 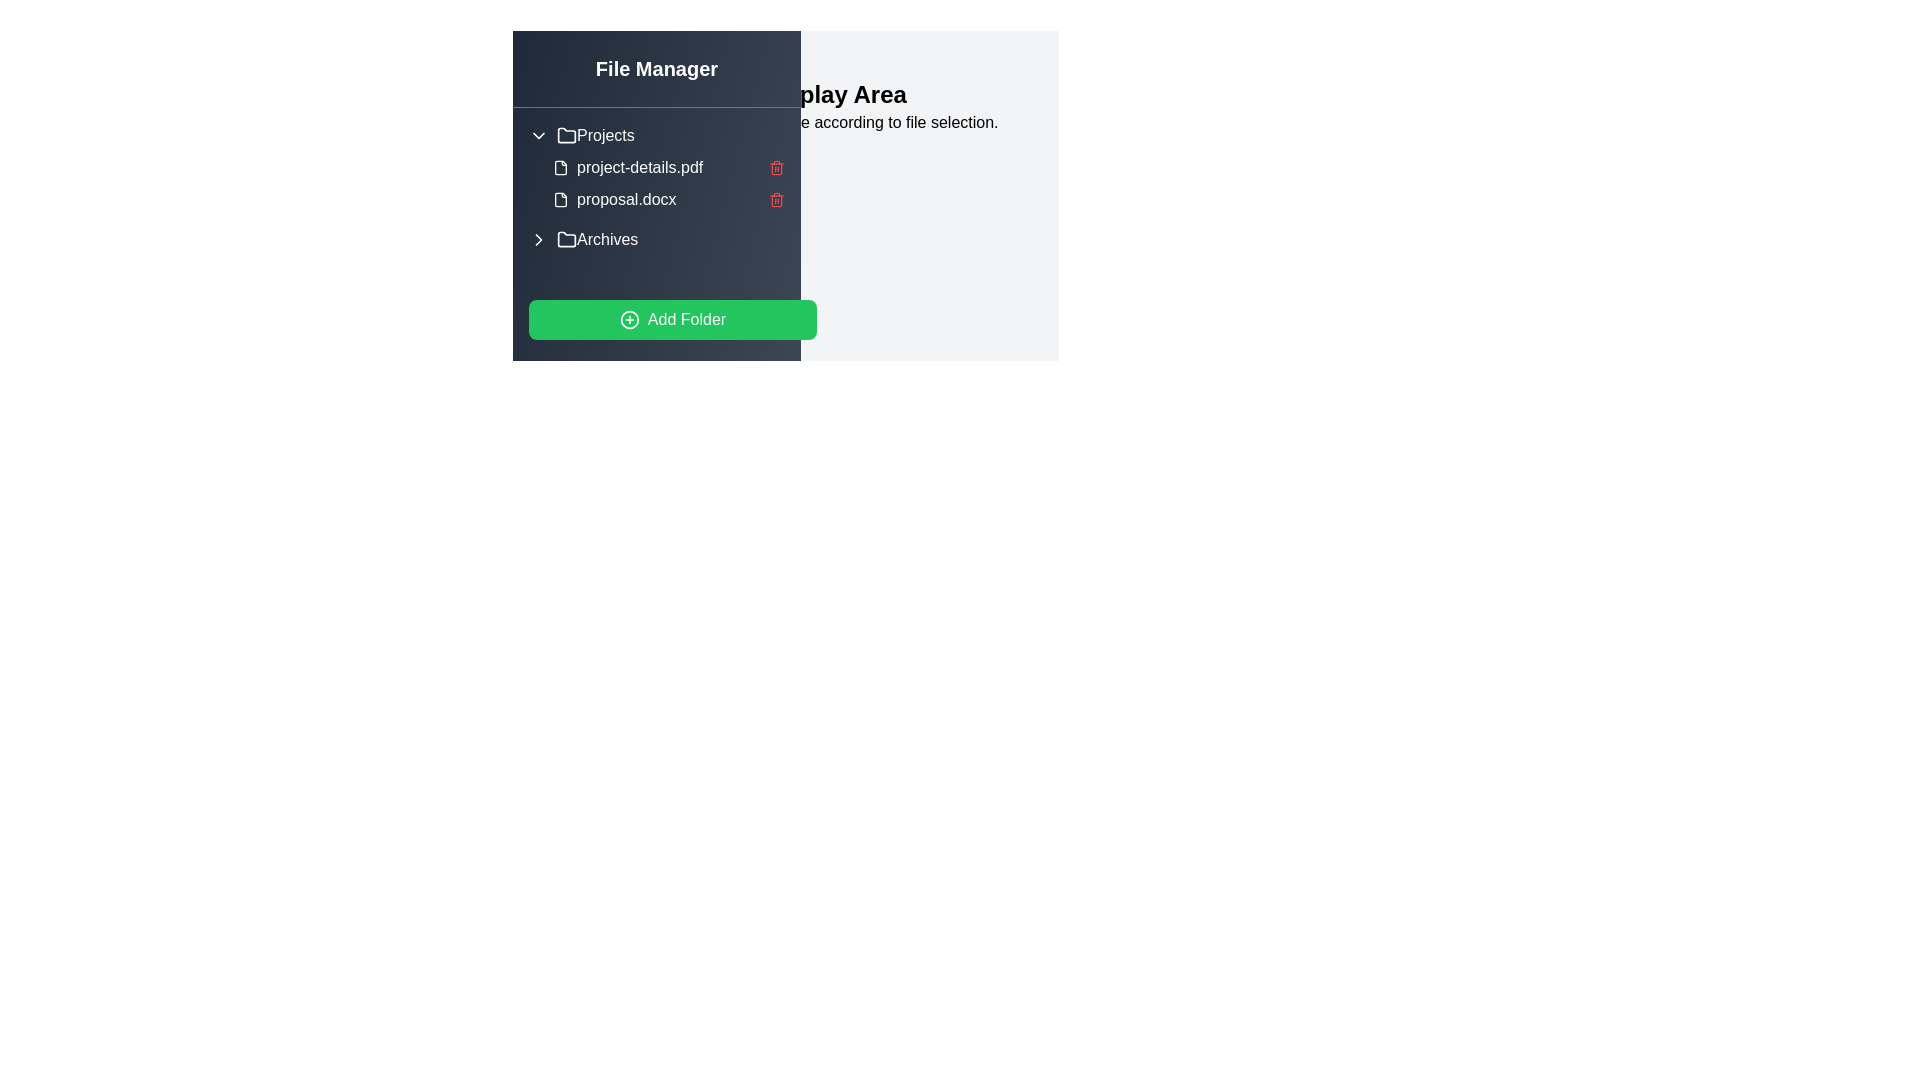 I want to click on the folder icon located in the left-side navigation pane of the File Manager, positioned next to the text 'Projects', so click(x=565, y=135).